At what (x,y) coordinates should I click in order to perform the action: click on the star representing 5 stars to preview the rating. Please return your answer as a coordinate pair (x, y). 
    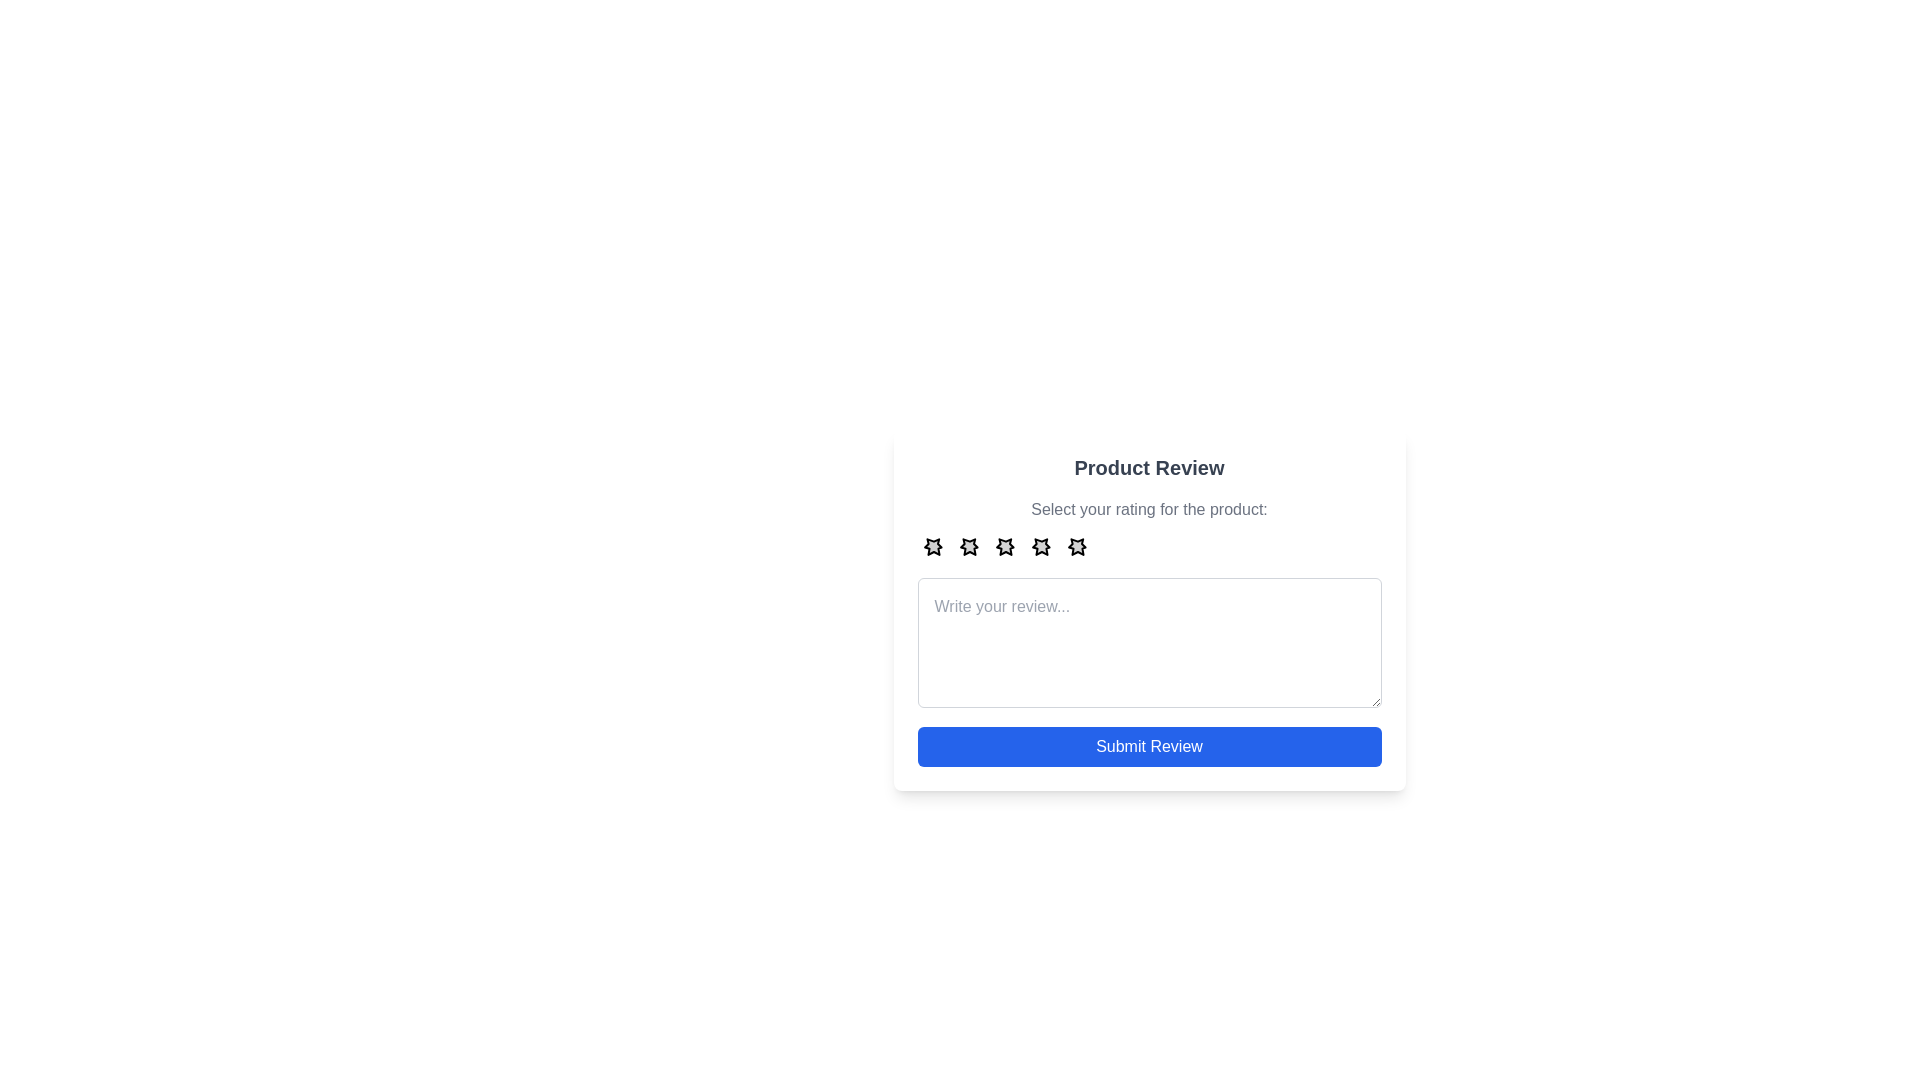
    Looking at the image, I should click on (1076, 546).